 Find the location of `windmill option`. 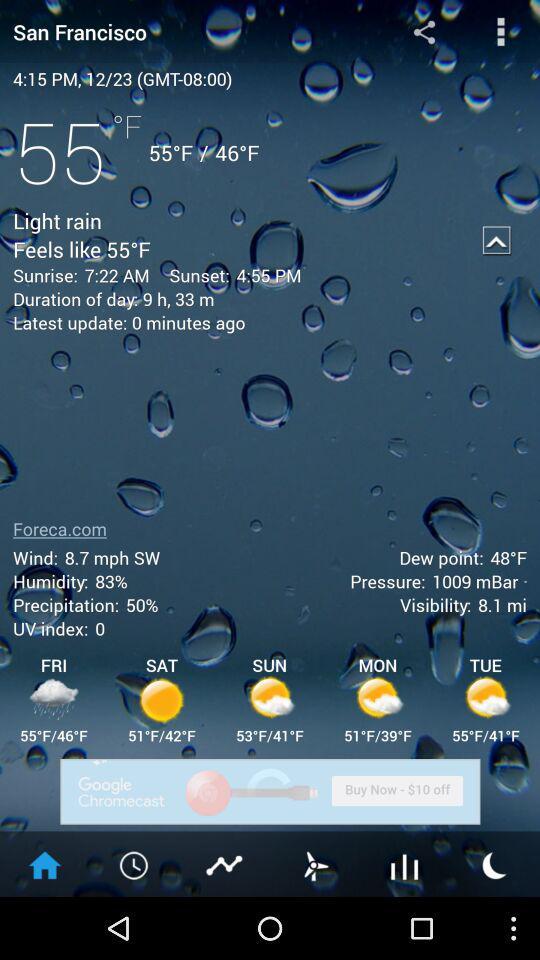

windmill option is located at coordinates (314, 863).